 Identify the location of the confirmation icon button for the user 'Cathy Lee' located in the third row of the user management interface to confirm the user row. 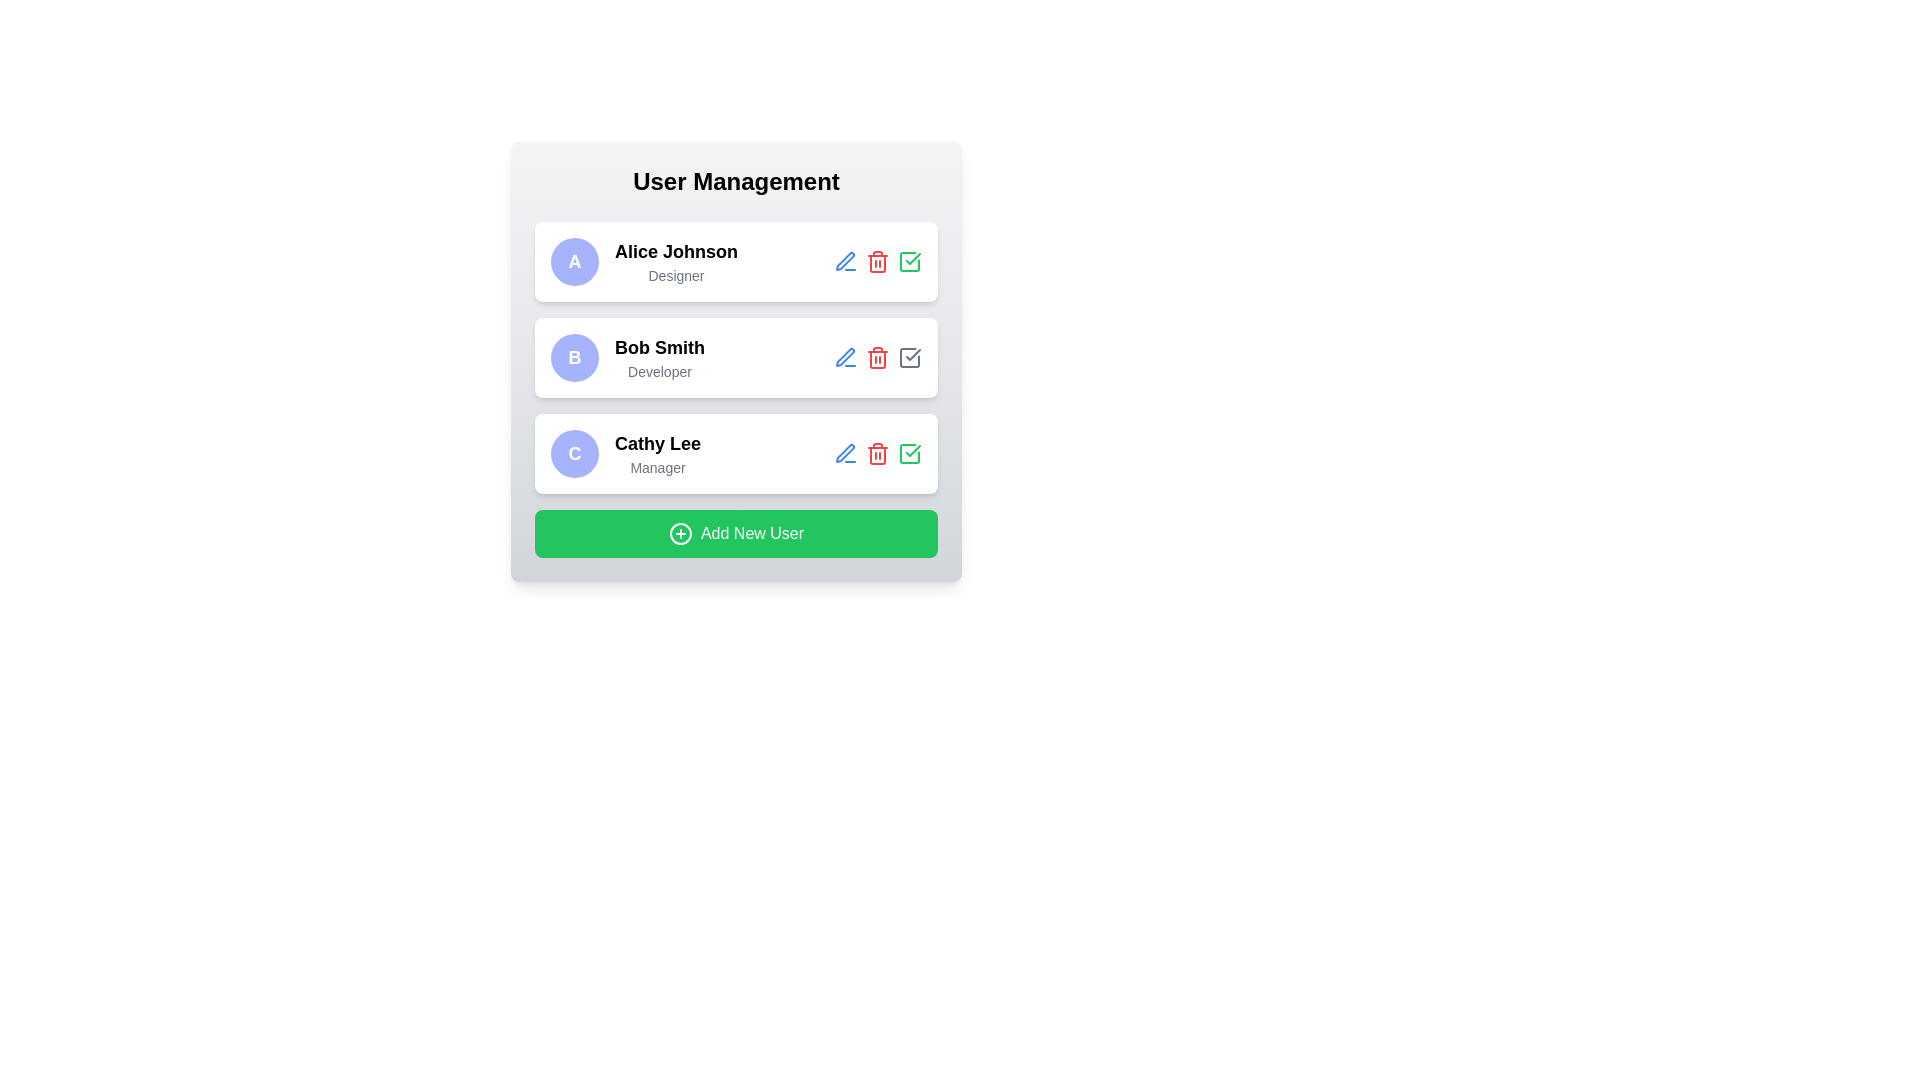
(912, 451).